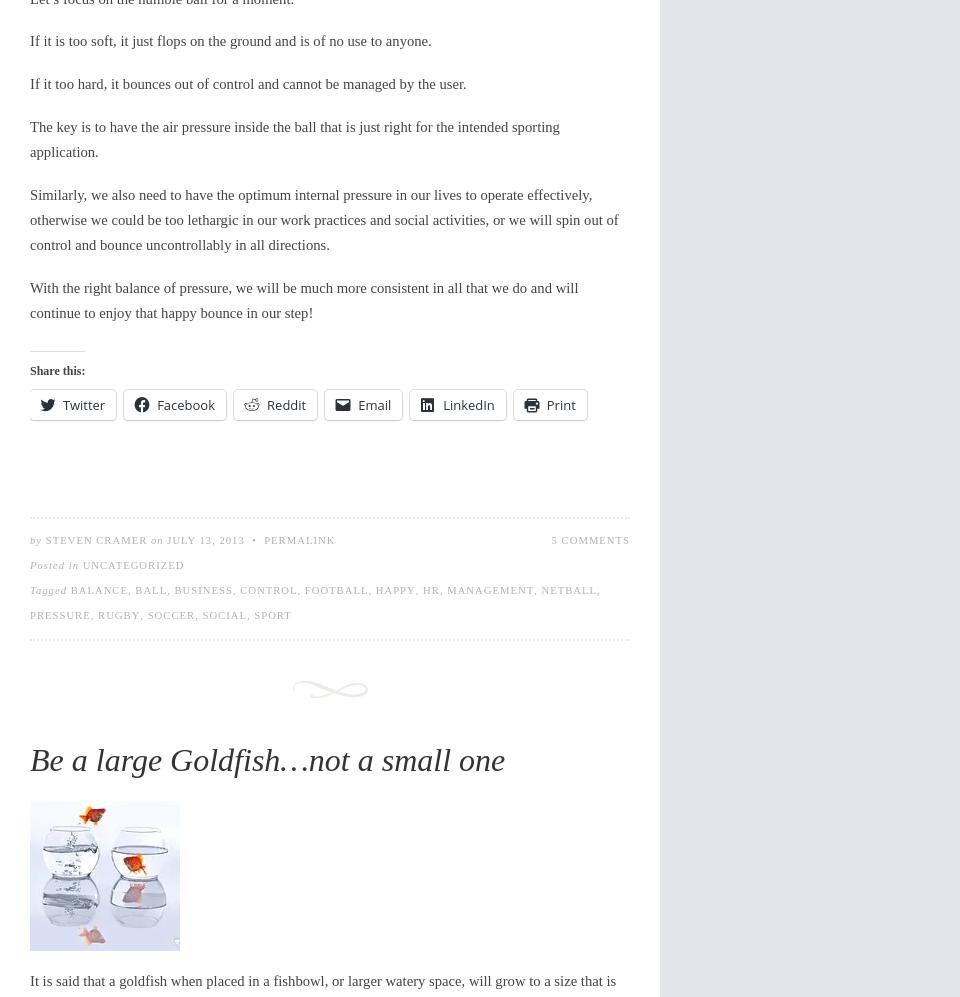 This screenshot has width=960, height=997. What do you see at coordinates (246, 83) in the screenshot?
I see `'If it too hard, it bounces out of control and cannot be managed by the user.'` at bounding box center [246, 83].